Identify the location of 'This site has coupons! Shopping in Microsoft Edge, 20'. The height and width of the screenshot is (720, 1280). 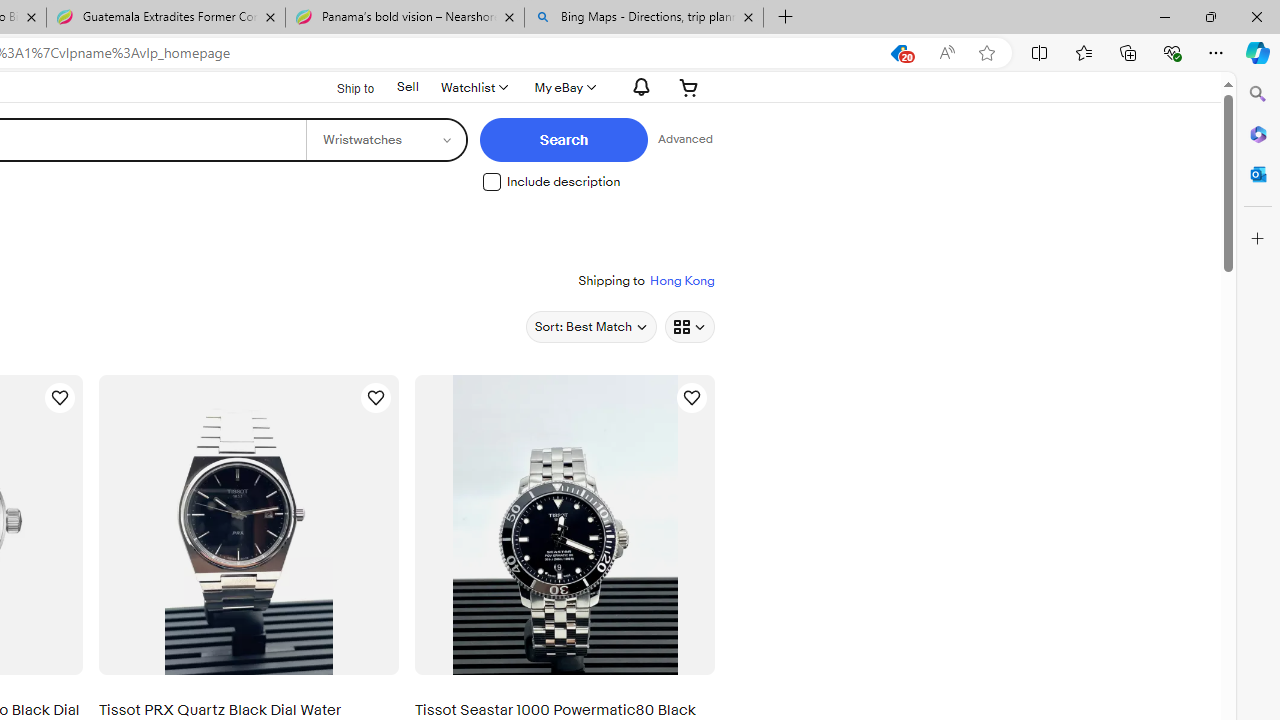
(897, 52).